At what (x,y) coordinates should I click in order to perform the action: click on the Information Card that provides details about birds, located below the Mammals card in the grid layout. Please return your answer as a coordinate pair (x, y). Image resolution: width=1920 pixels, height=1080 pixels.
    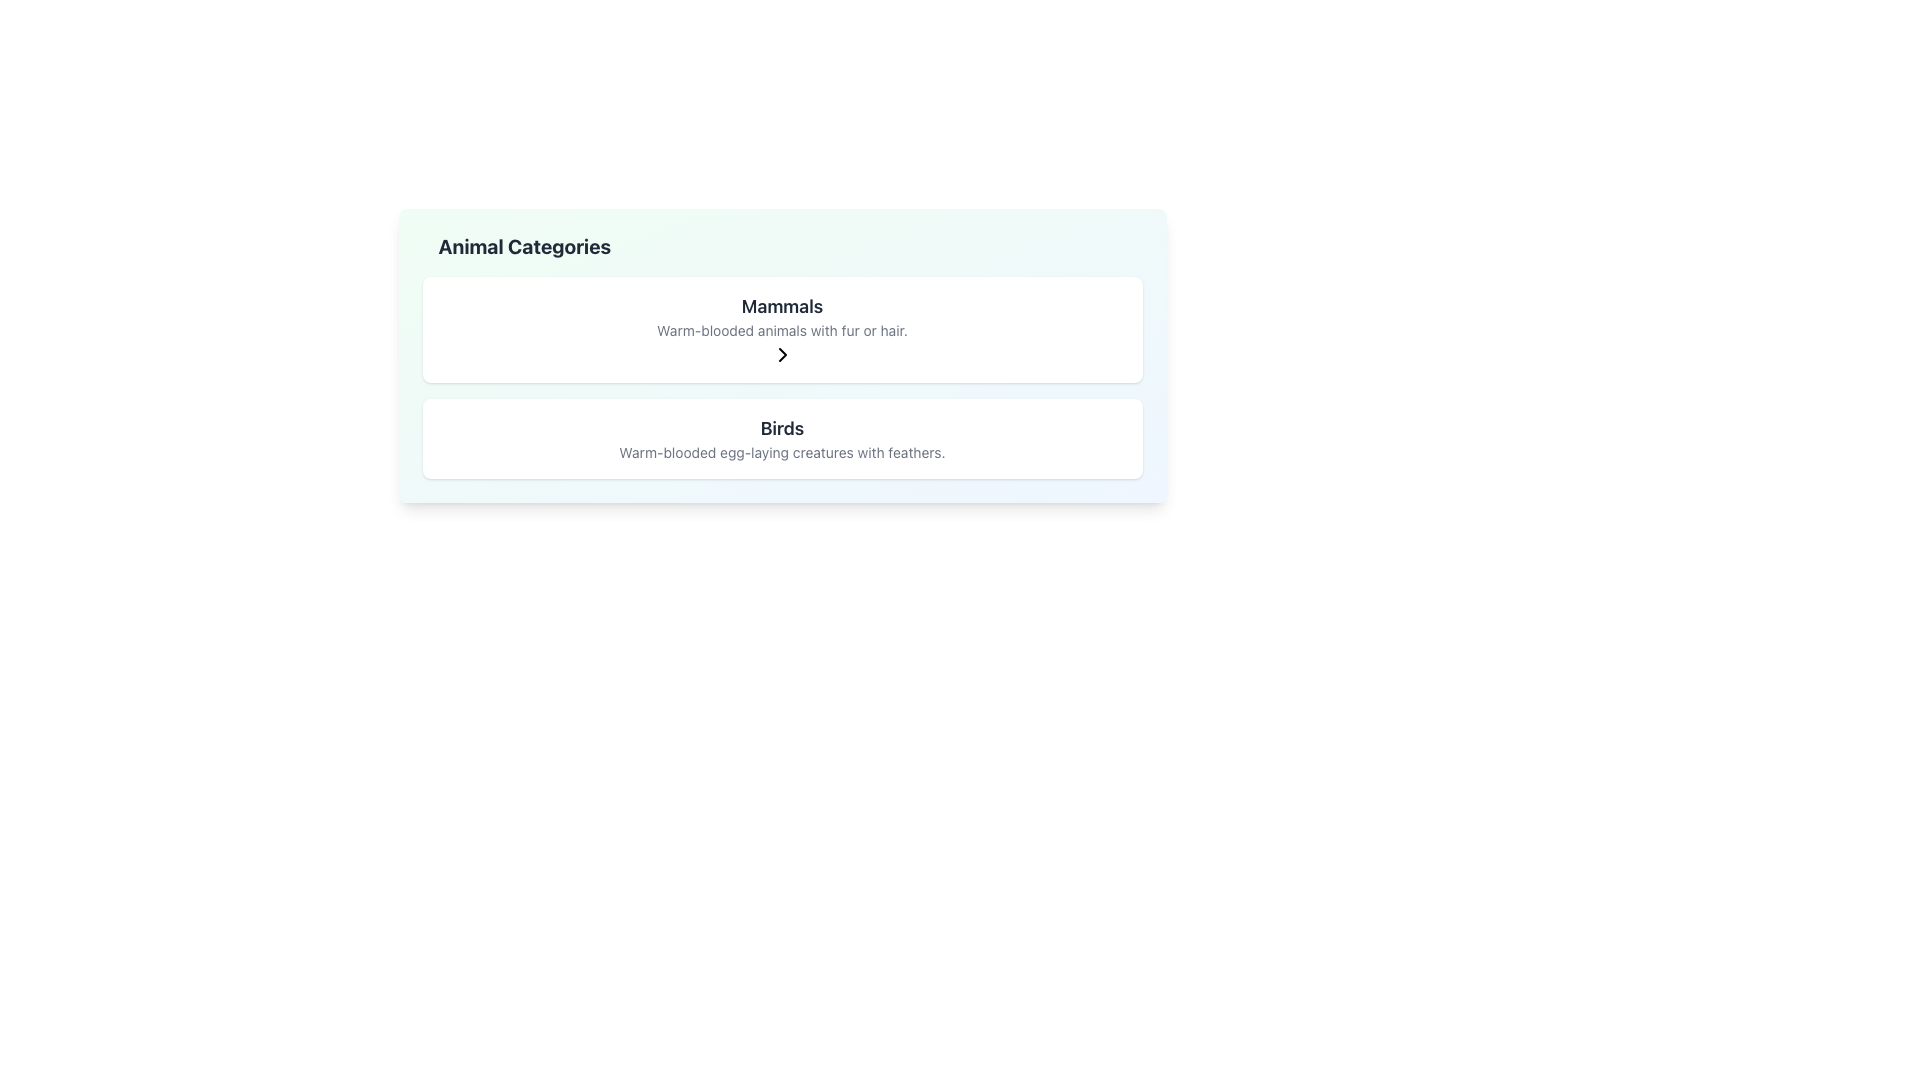
    Looking at the image, I should click on (781, 437).